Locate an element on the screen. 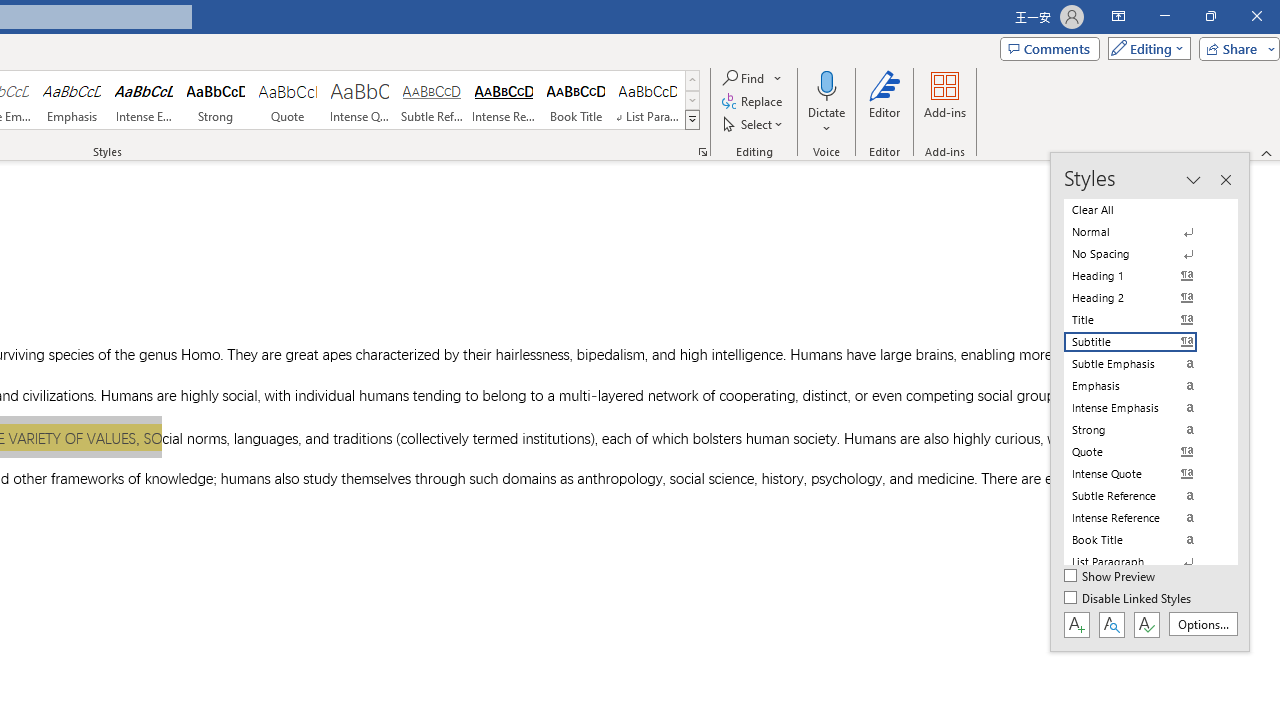 This screenshot has height=720, width=1280. 'Minimize' is located at coordinates (1164, 16).